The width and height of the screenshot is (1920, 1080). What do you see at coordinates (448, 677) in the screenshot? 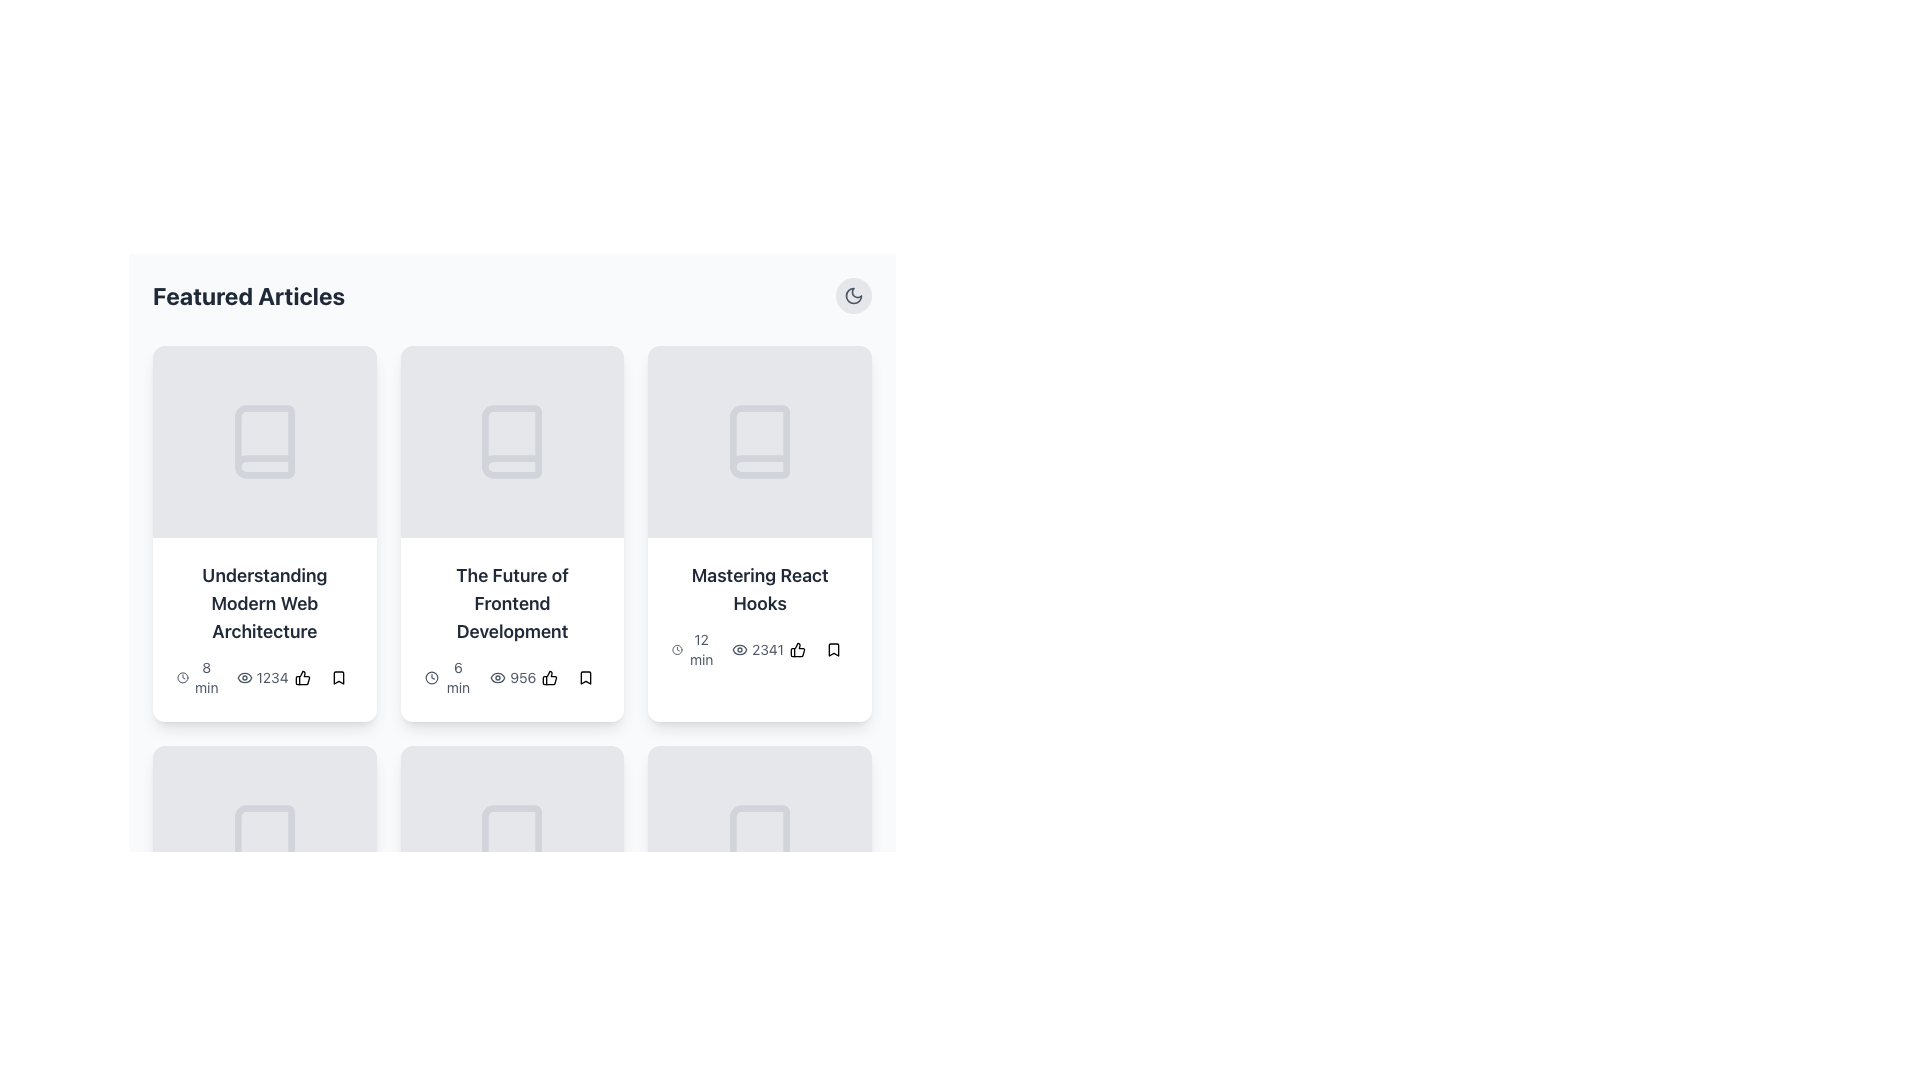
I see `the informational label displaying the time estimate '6 min' with a clock icon, located in the bottom-left section of the second card in the 'Featured Articles' grid` at bounding box center [448, 677].